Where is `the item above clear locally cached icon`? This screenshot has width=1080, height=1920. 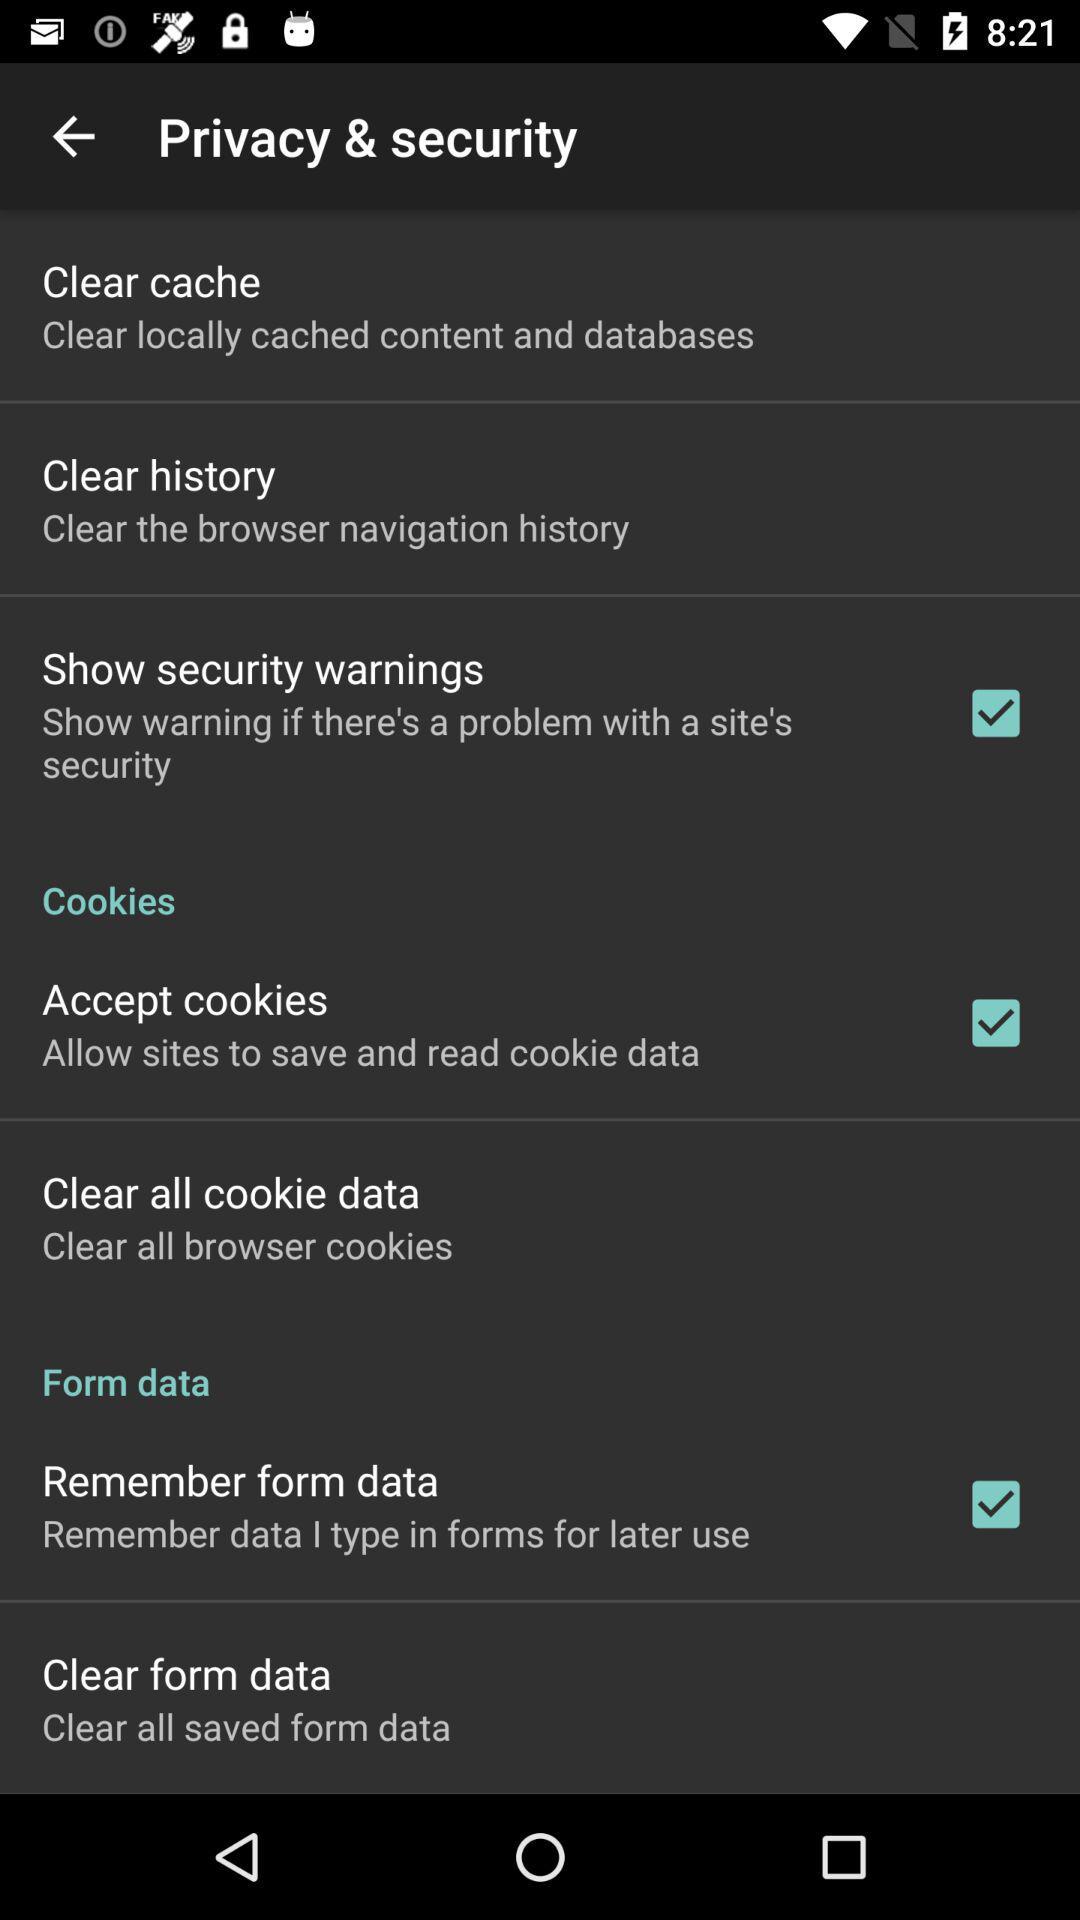
the item above clear locally cached icon is located at coordinates (150, 279).